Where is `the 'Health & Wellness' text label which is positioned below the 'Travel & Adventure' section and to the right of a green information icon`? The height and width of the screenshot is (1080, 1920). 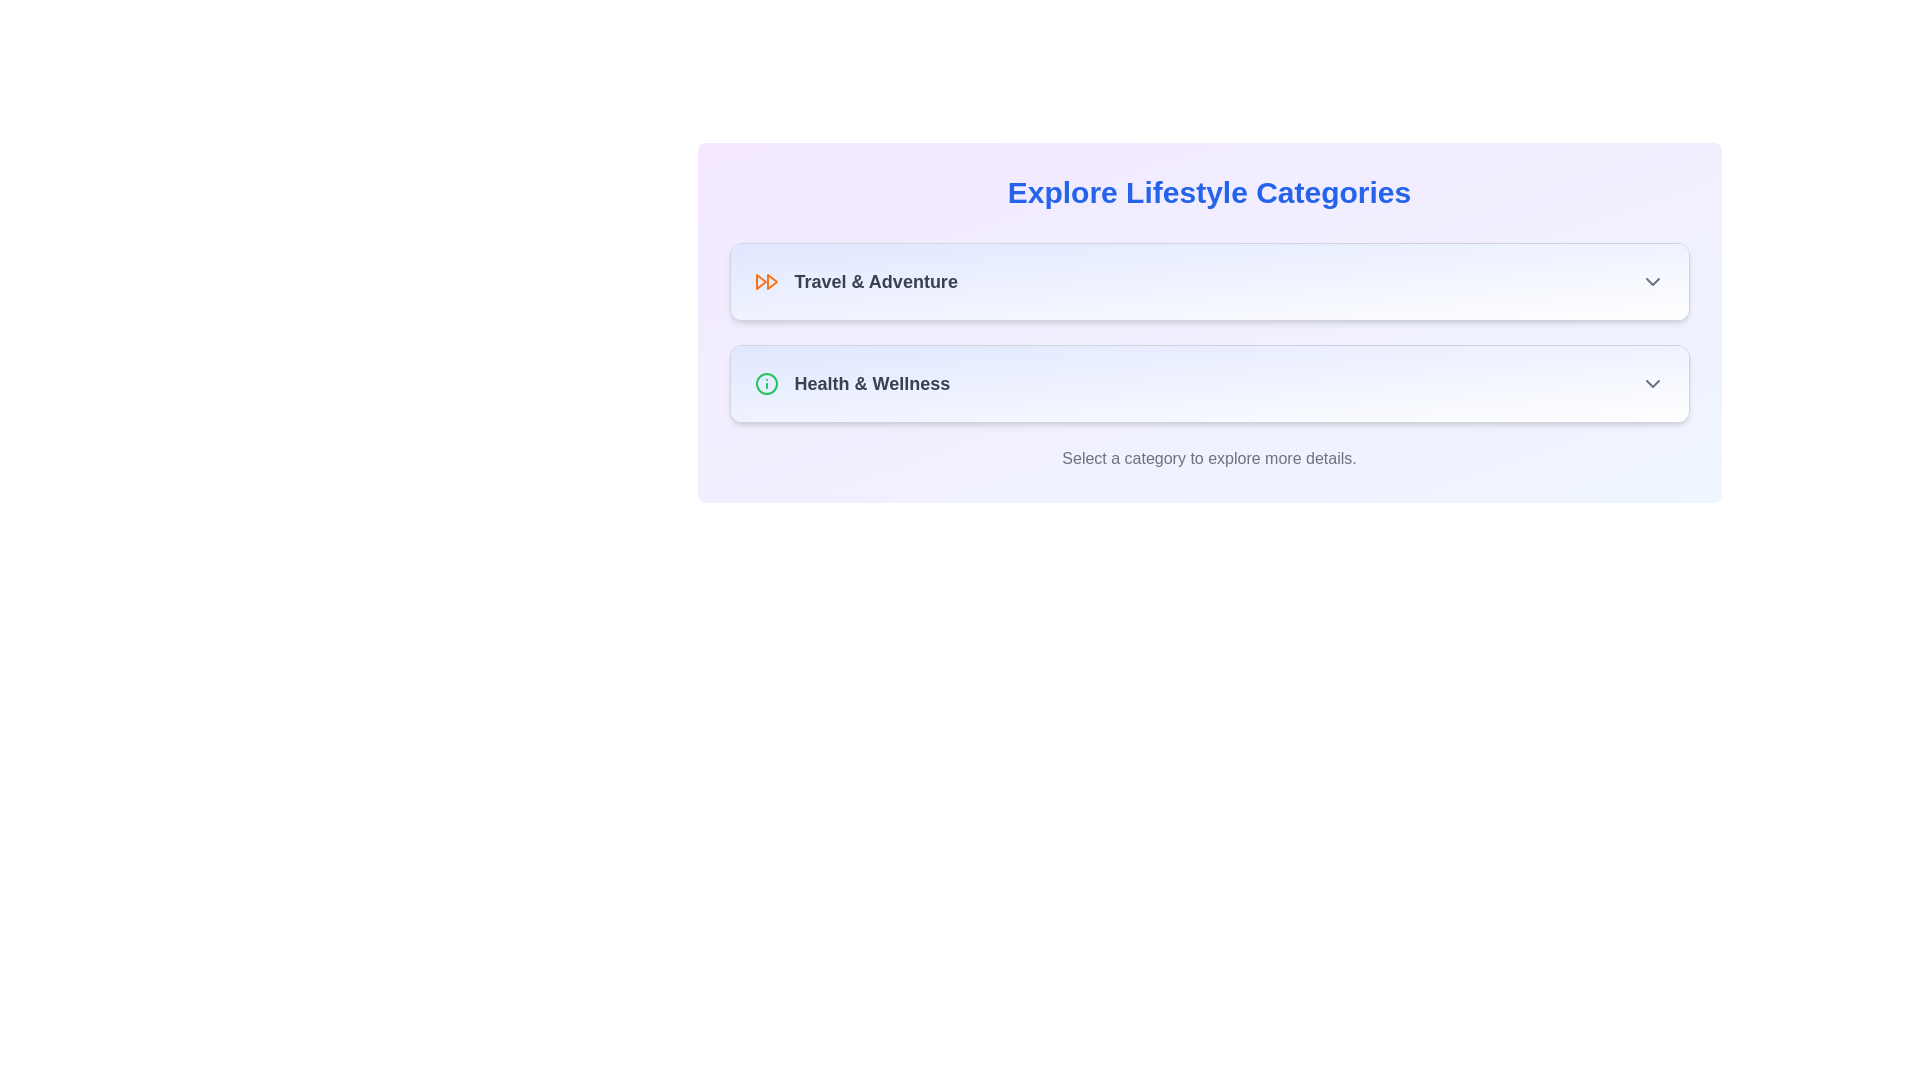 the 'Health & Wellness' text label which is positioned below the 'Travel & Adventure' section and to the right of a green information icon is located at coordinates (872, 384).